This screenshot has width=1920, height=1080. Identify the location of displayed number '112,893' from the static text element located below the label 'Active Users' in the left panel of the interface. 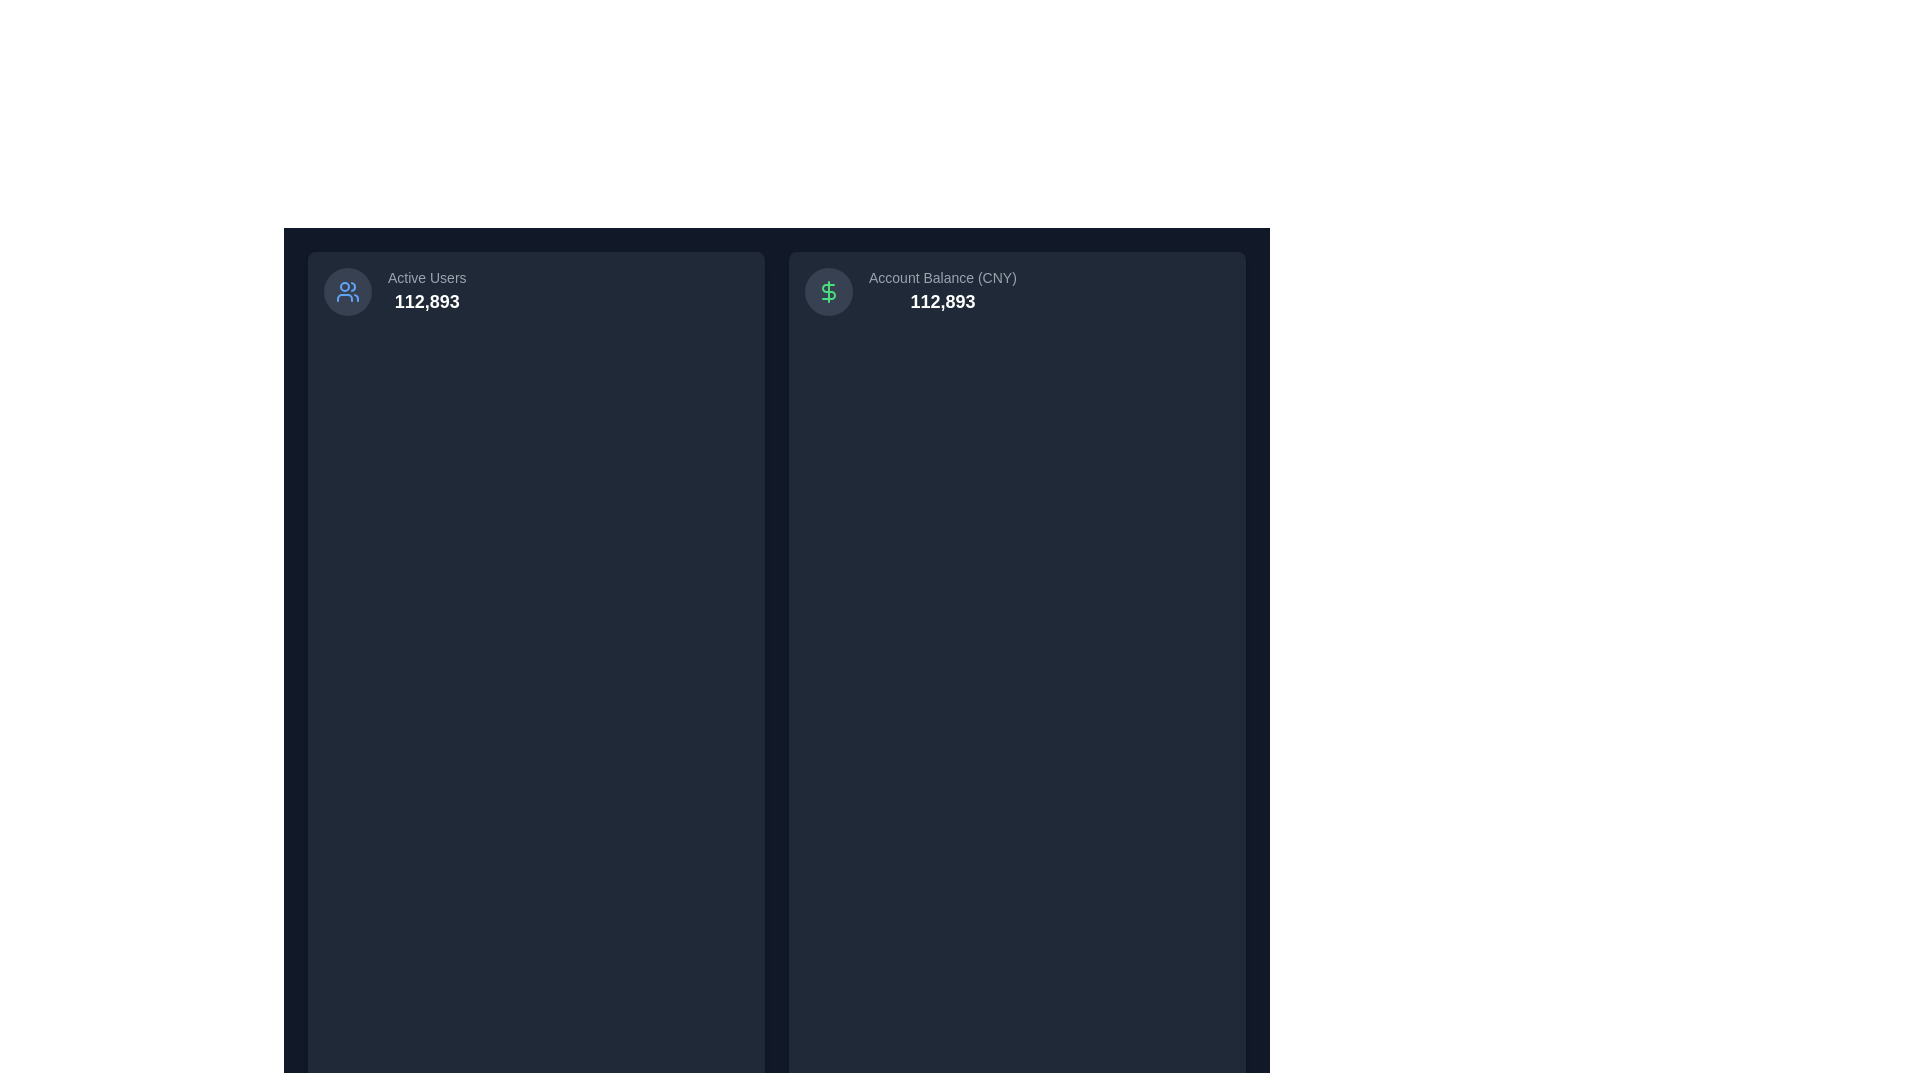
(426, 301).